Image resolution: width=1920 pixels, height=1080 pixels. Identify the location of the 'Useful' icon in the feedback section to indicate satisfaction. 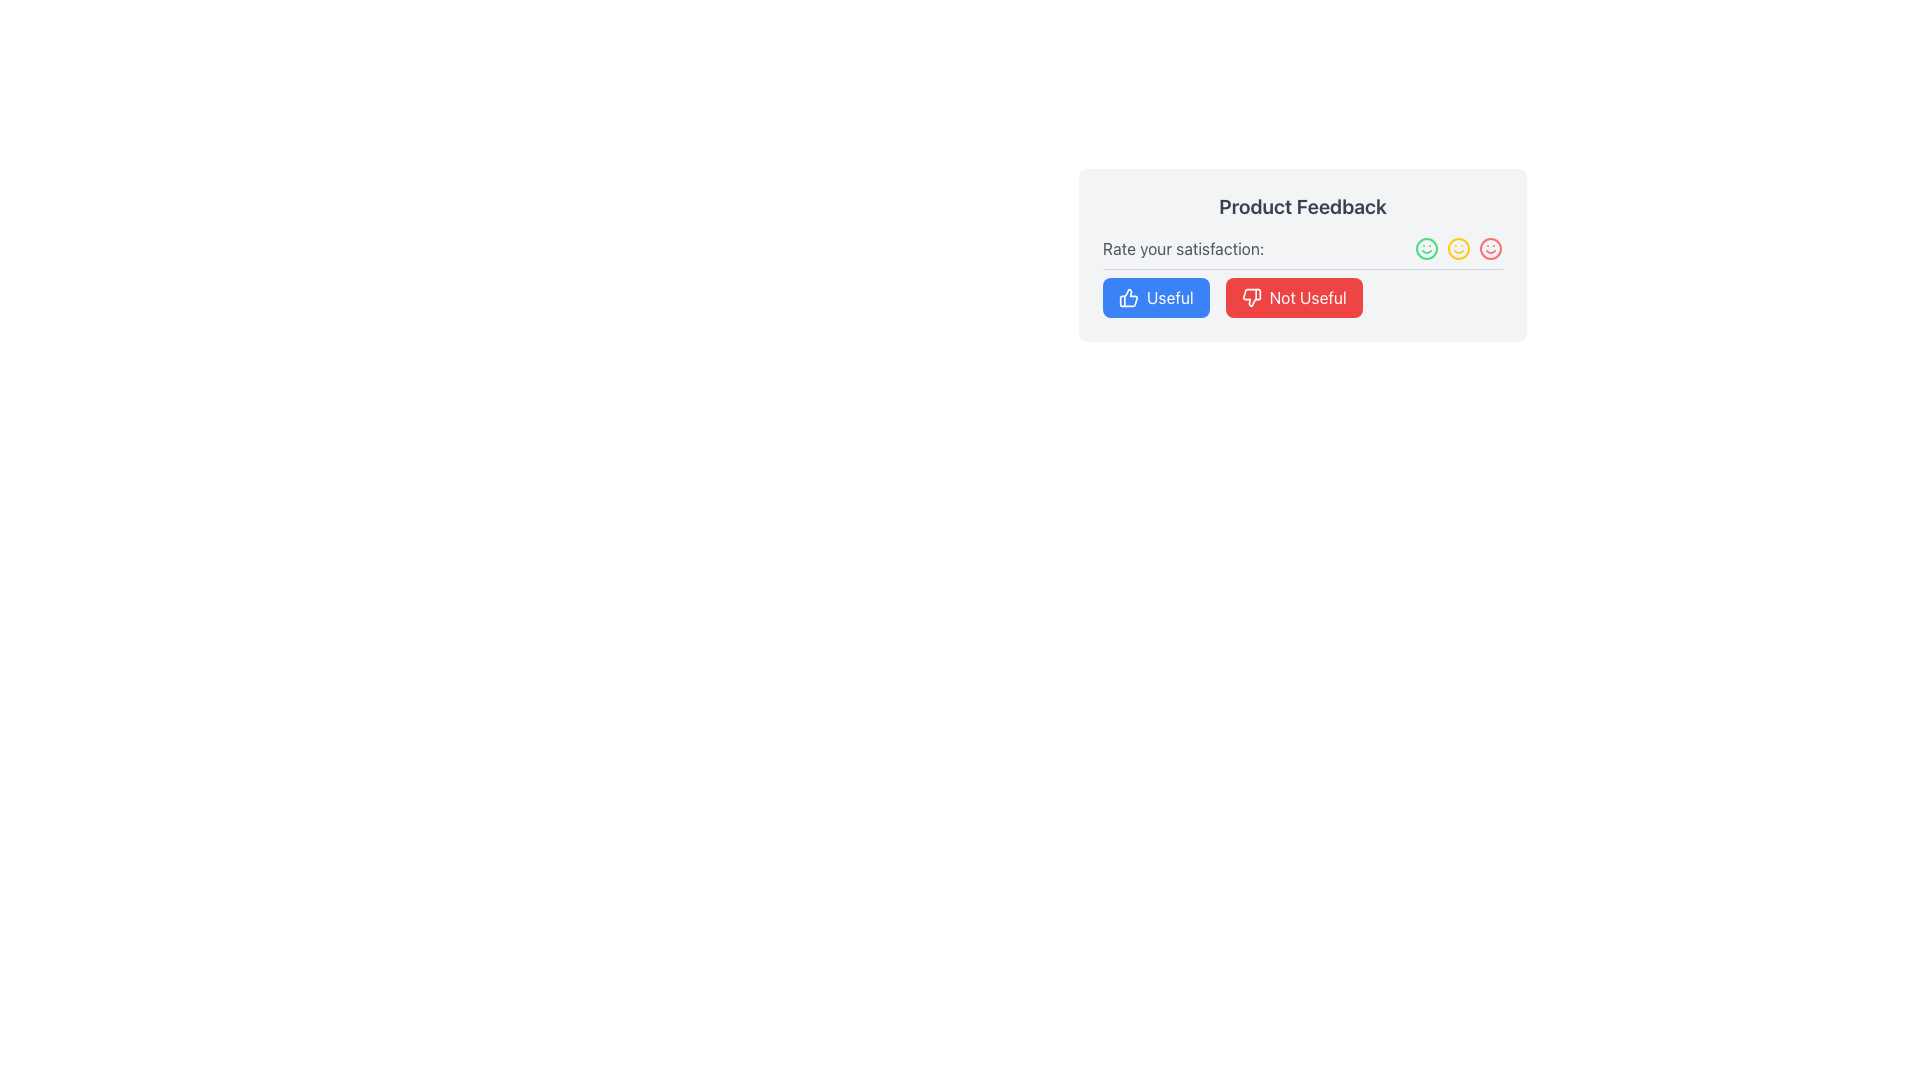
(1128, 297).